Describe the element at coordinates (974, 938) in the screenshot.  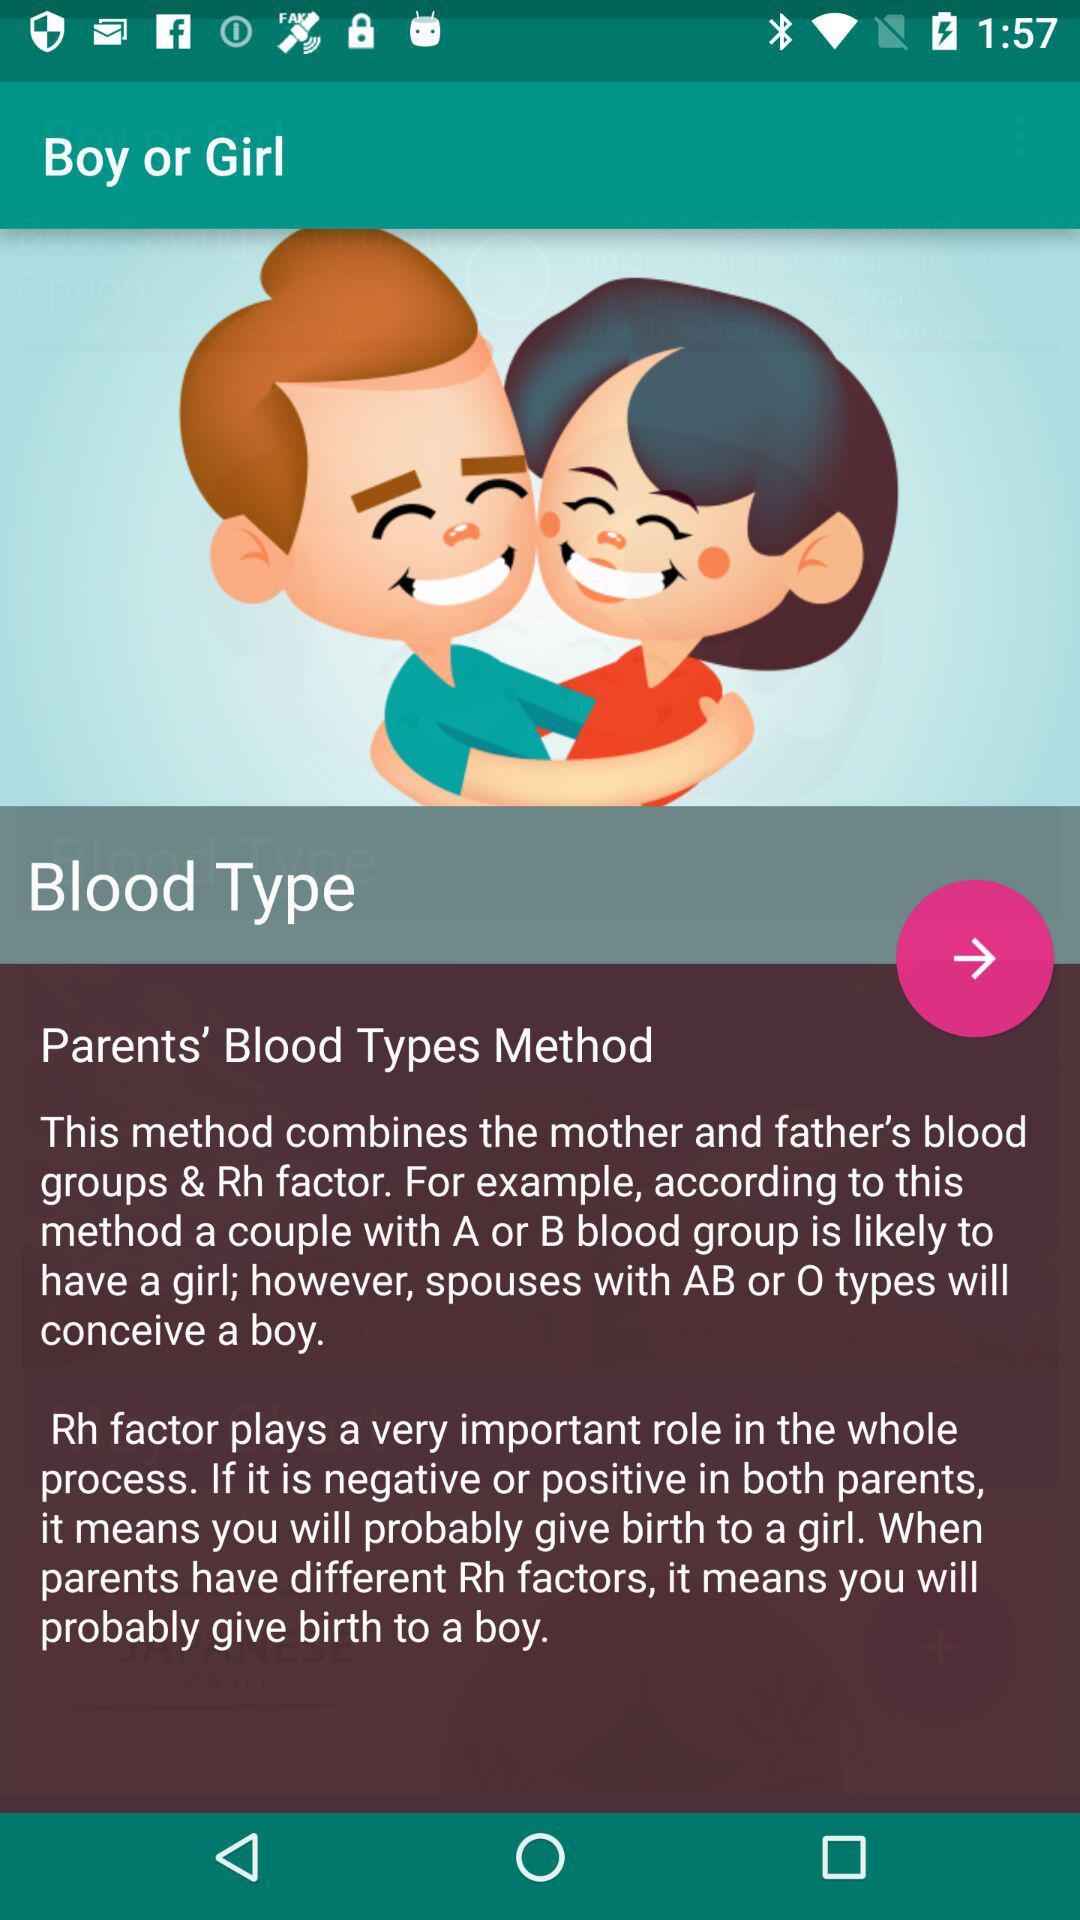
I see `the arrow_forward icon` at that location.